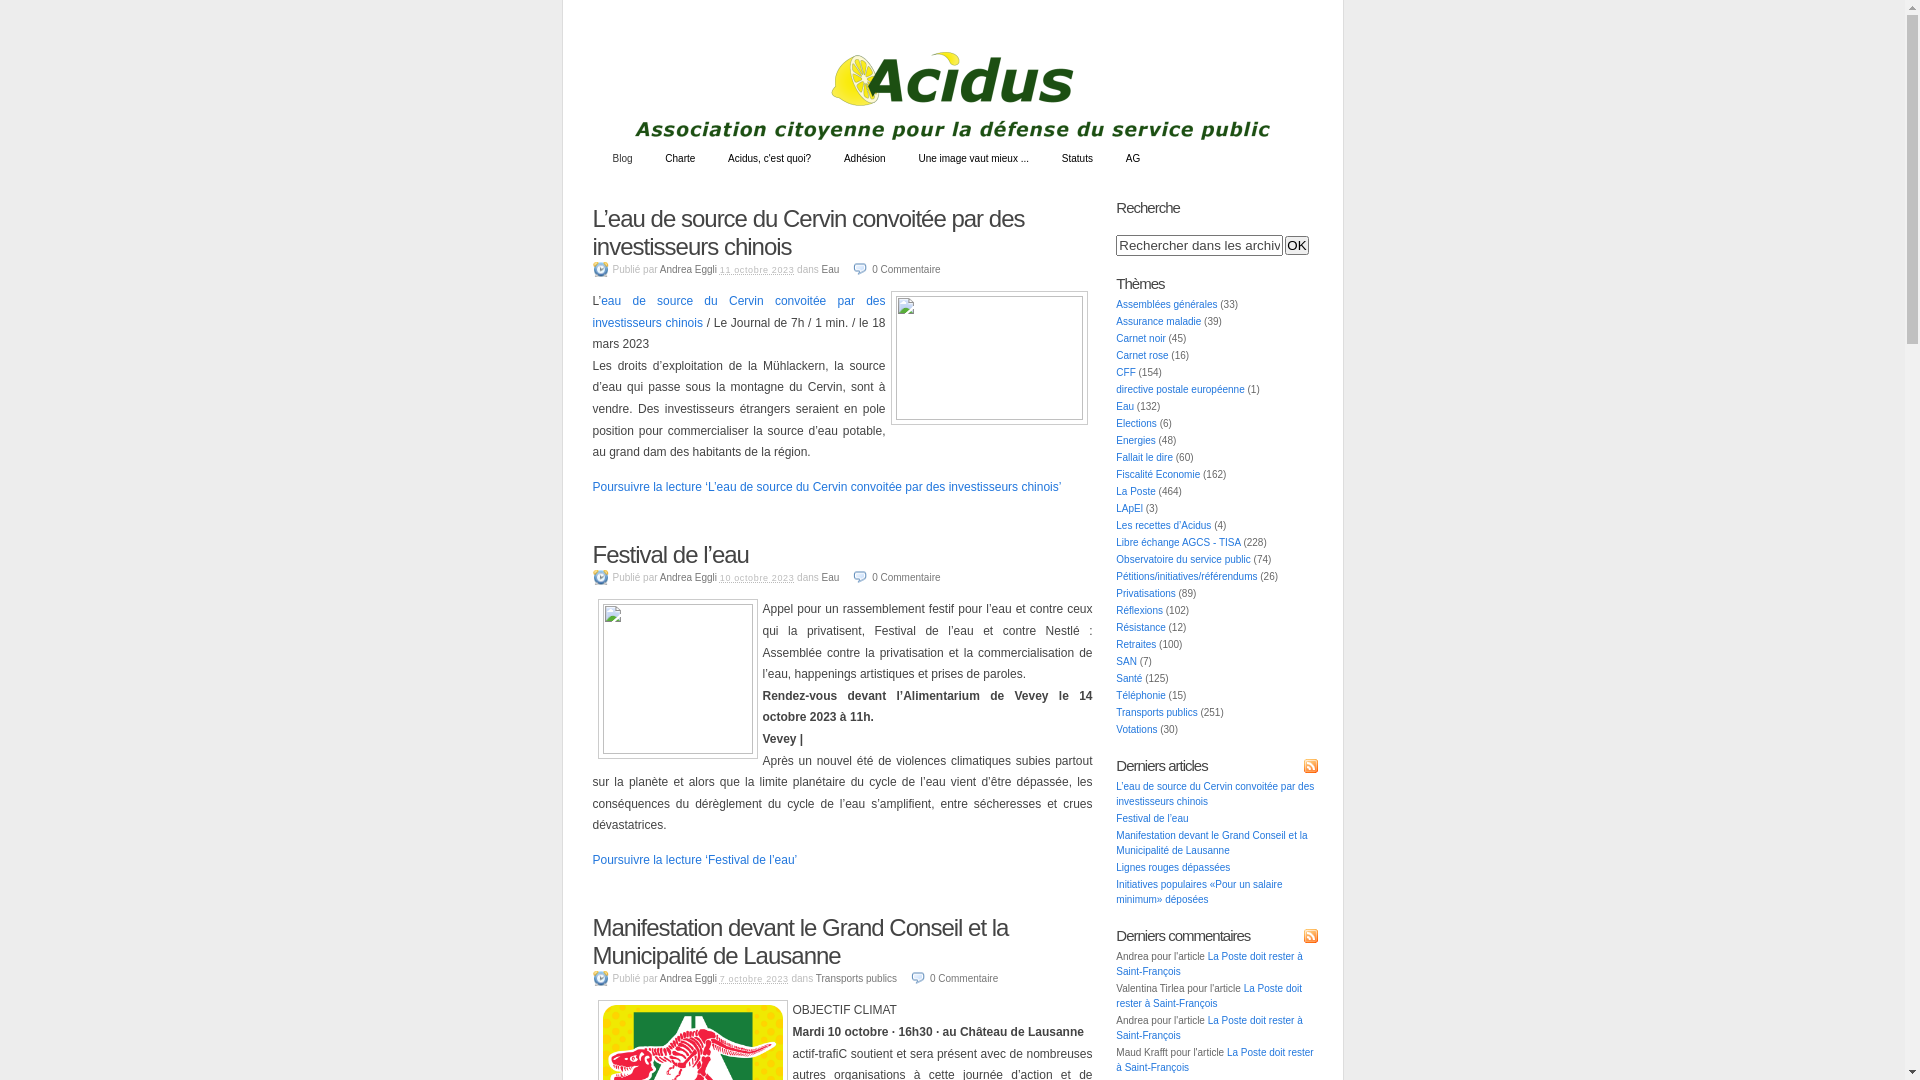 Image resolution: width=1920 pixels, height=1080 pixels. What do you see at coordinates (1109, 157) in the screenshot?
I see `'AG'` at bounding box center [1109, 157].